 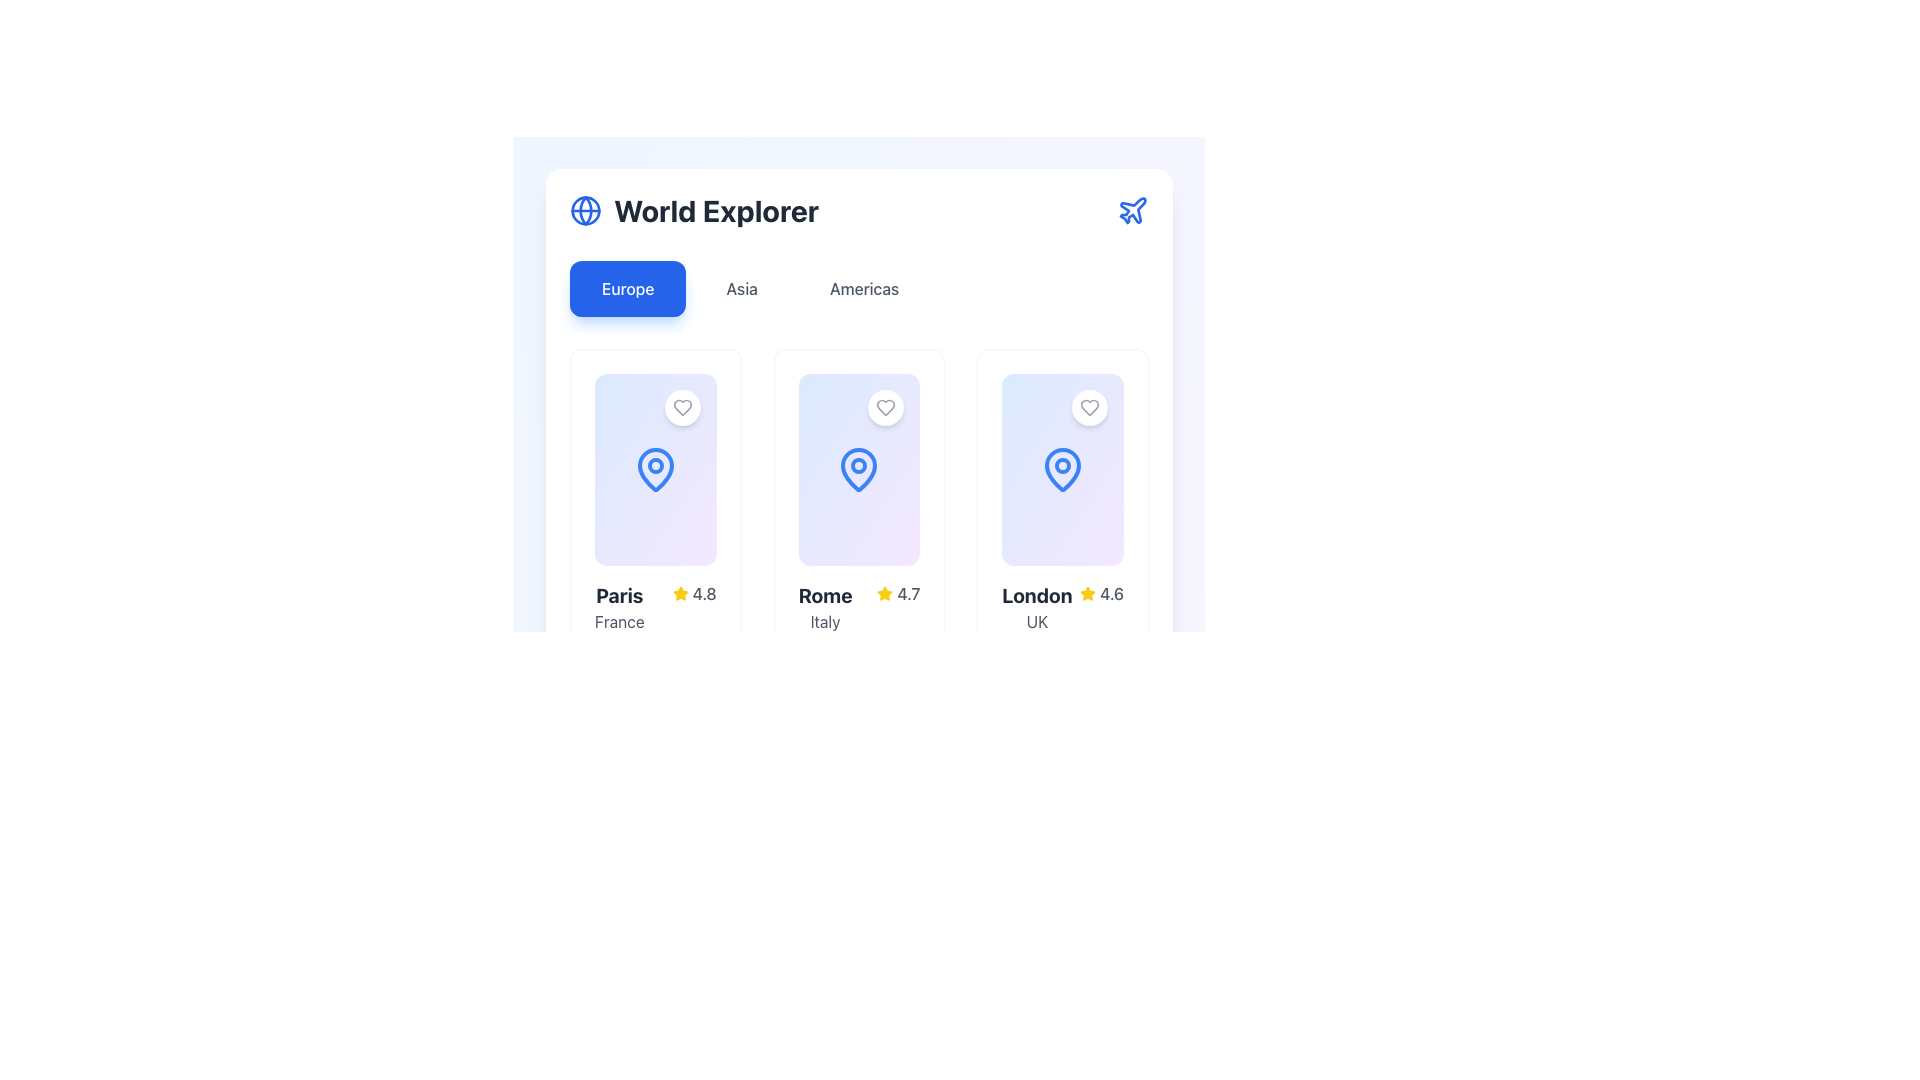 What do you see at coordinates (859, 289) in the screenshot?
I see `the Button Group located beneath the 'World Explorer' heading, which contains buttons labeled 'Europe', 'Asia', and 'Americas'` at bounding box center [859, 289].